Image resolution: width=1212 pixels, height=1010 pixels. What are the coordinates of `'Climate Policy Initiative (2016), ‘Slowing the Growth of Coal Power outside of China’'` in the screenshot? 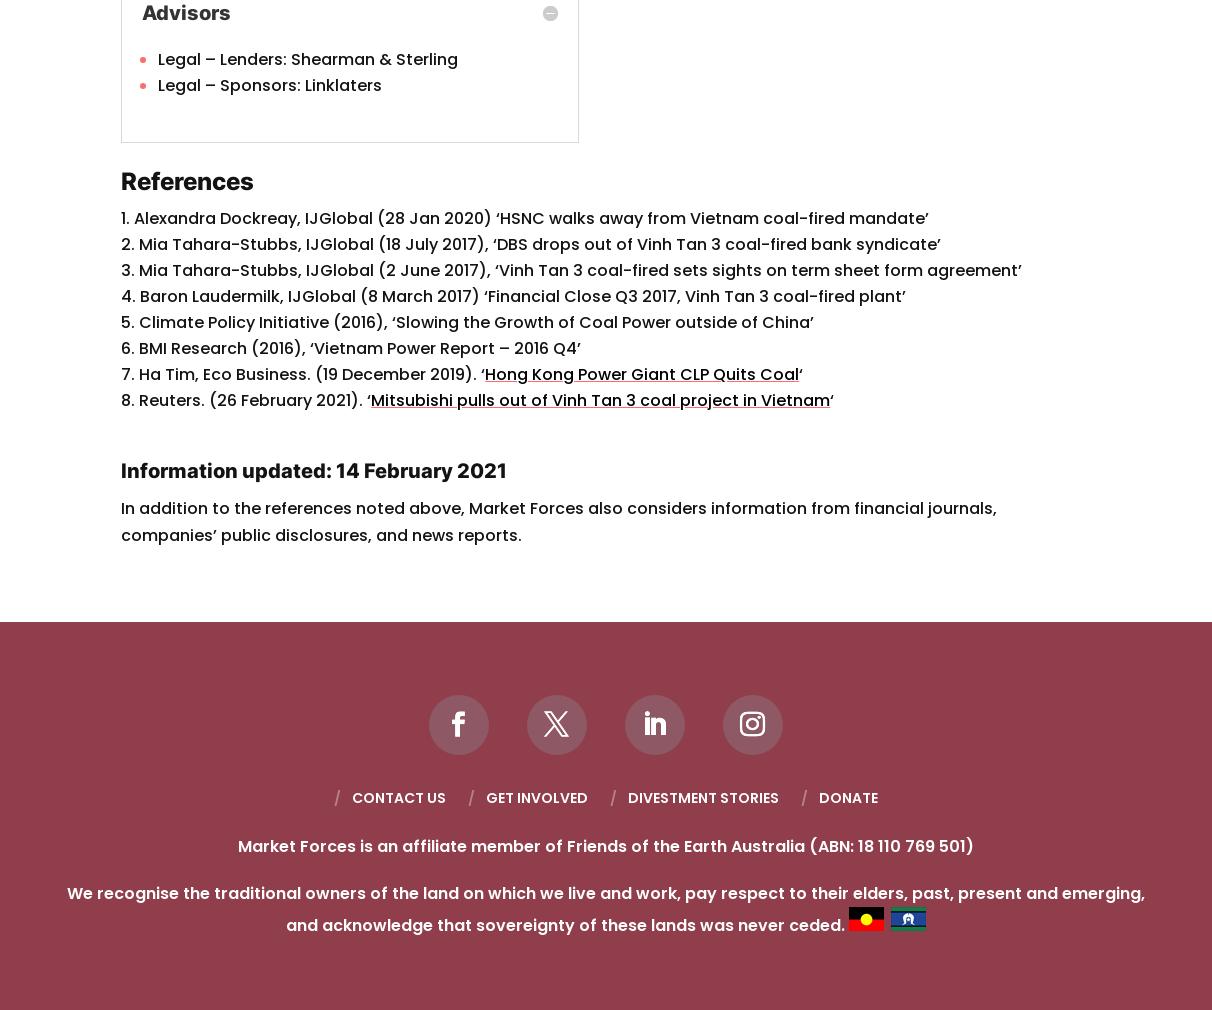 It's located at (475, 322).